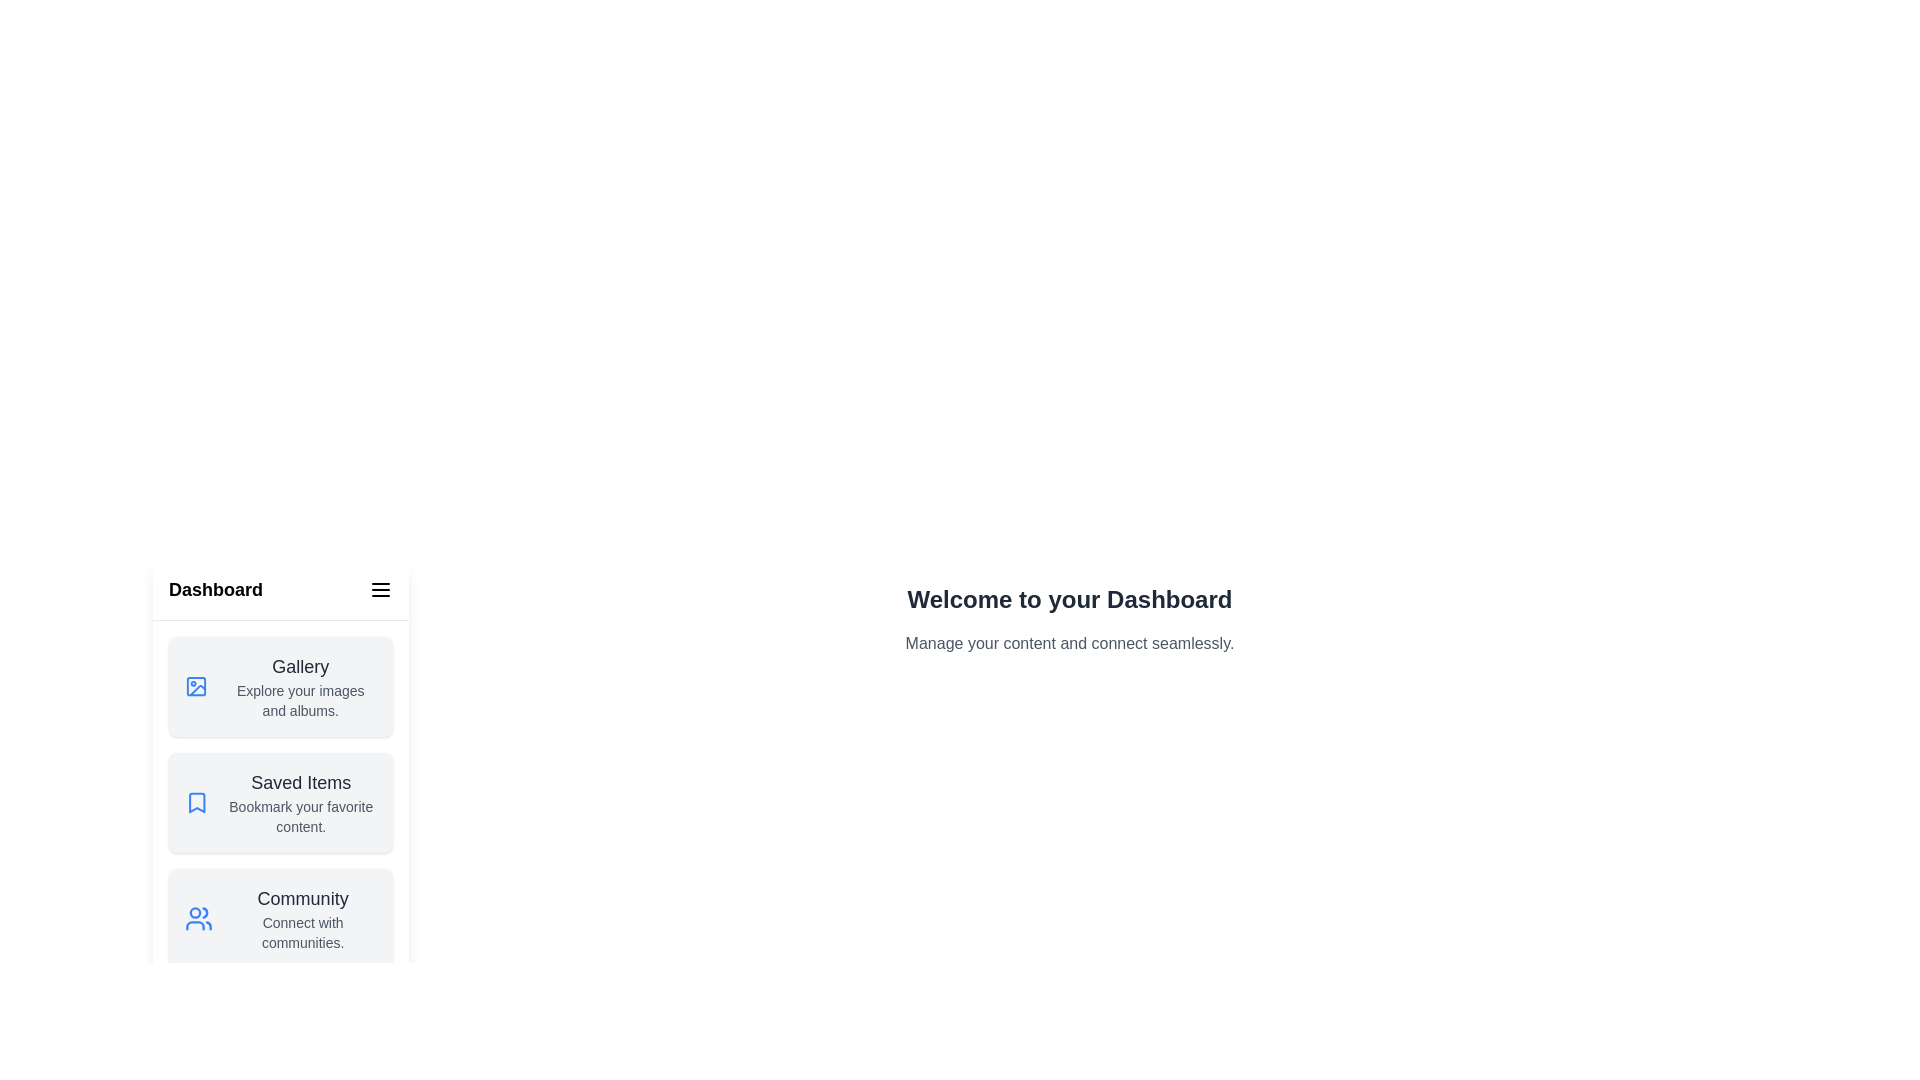 The image size is (1920, 1080). I want to click on the section Saved Items to observe its hover effect, so click(280, 801).